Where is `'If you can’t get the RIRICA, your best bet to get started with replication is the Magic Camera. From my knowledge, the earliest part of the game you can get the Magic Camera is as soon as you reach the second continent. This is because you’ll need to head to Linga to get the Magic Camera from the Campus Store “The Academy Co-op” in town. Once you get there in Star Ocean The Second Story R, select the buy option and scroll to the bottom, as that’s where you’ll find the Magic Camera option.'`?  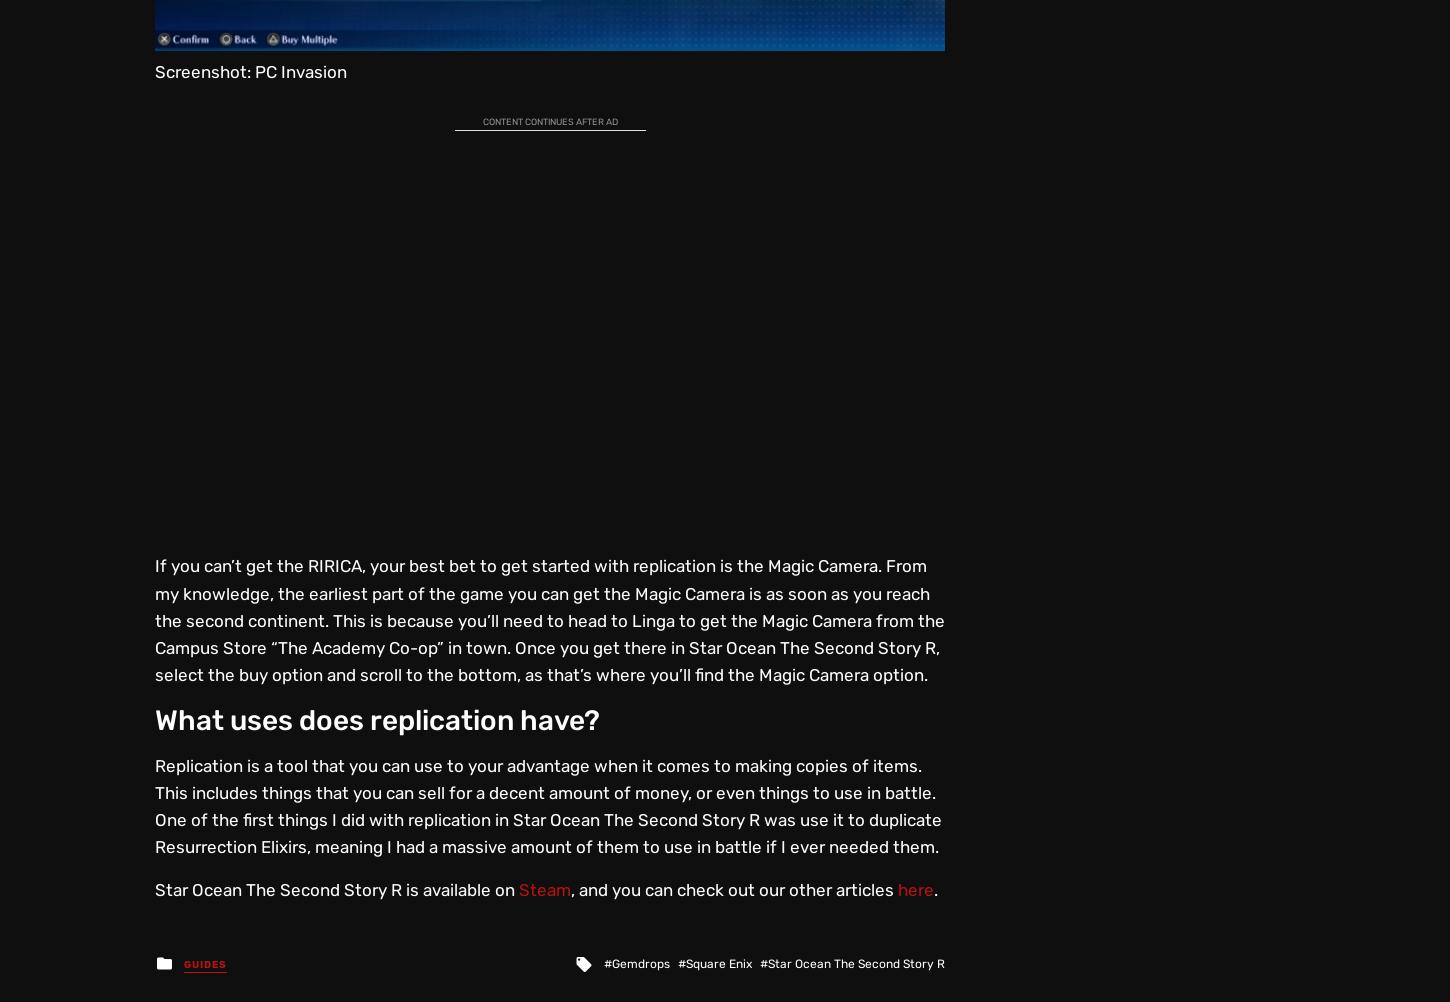 'If you can’t get the RIRICA, your best bet to get started with replication is the Magic Camera. From my knowledge, the earliest part of the game you can get the Magic Camera is as soon as you reach the second continent. This is because you’ll need to head to Linga to get the Magic Camera from the Campus Store “The Academy Co-op” in town. Once you get there in Star Ocean The Second Story R, select the buy option and scroll to the bottom, as that’s where you’ll find the Magic Camera option.' is located at coordinates (549, 619).